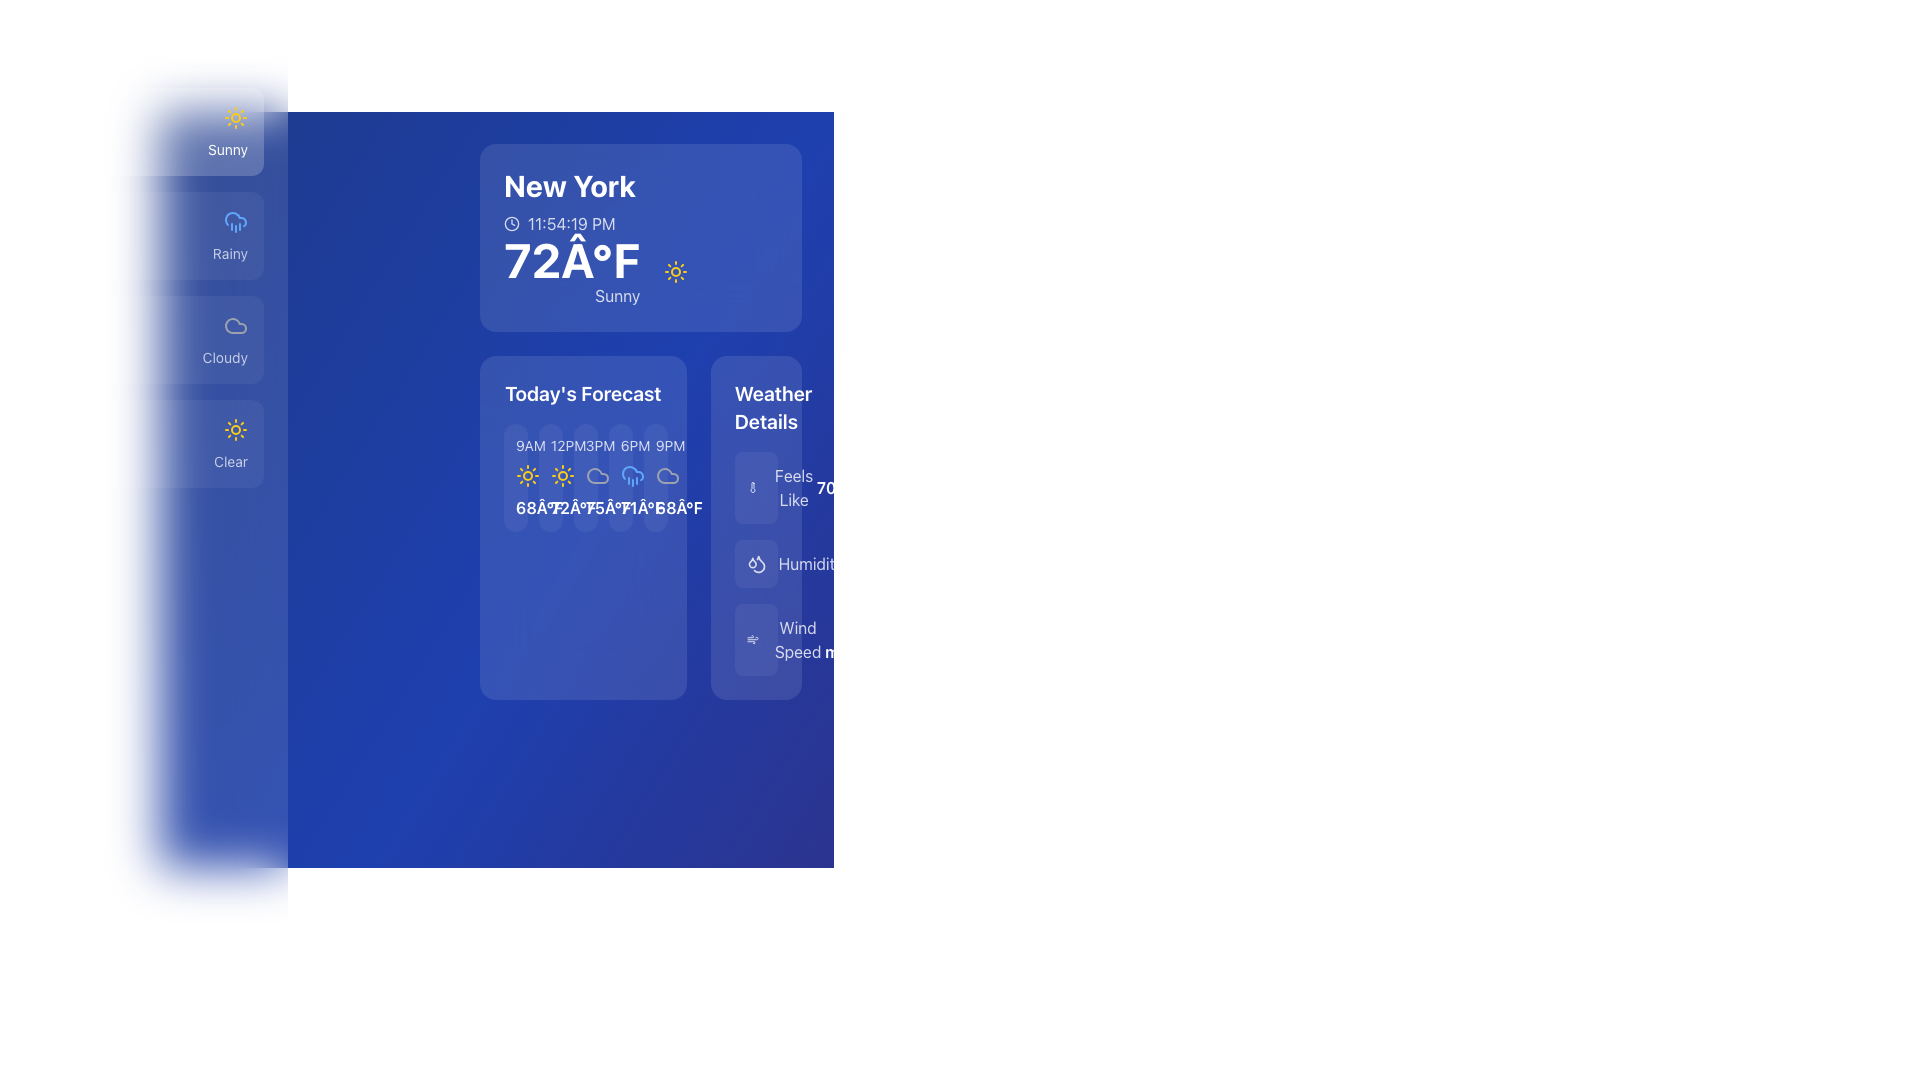 The width and height of the screenshot is (1920, 1080). I want to click on the read-only text label displaying the weather condition '65°F Rainy', which is positioned in the middle section of a vertically arranged list, specifically the second item below 'Sunny', so click(143, 253).